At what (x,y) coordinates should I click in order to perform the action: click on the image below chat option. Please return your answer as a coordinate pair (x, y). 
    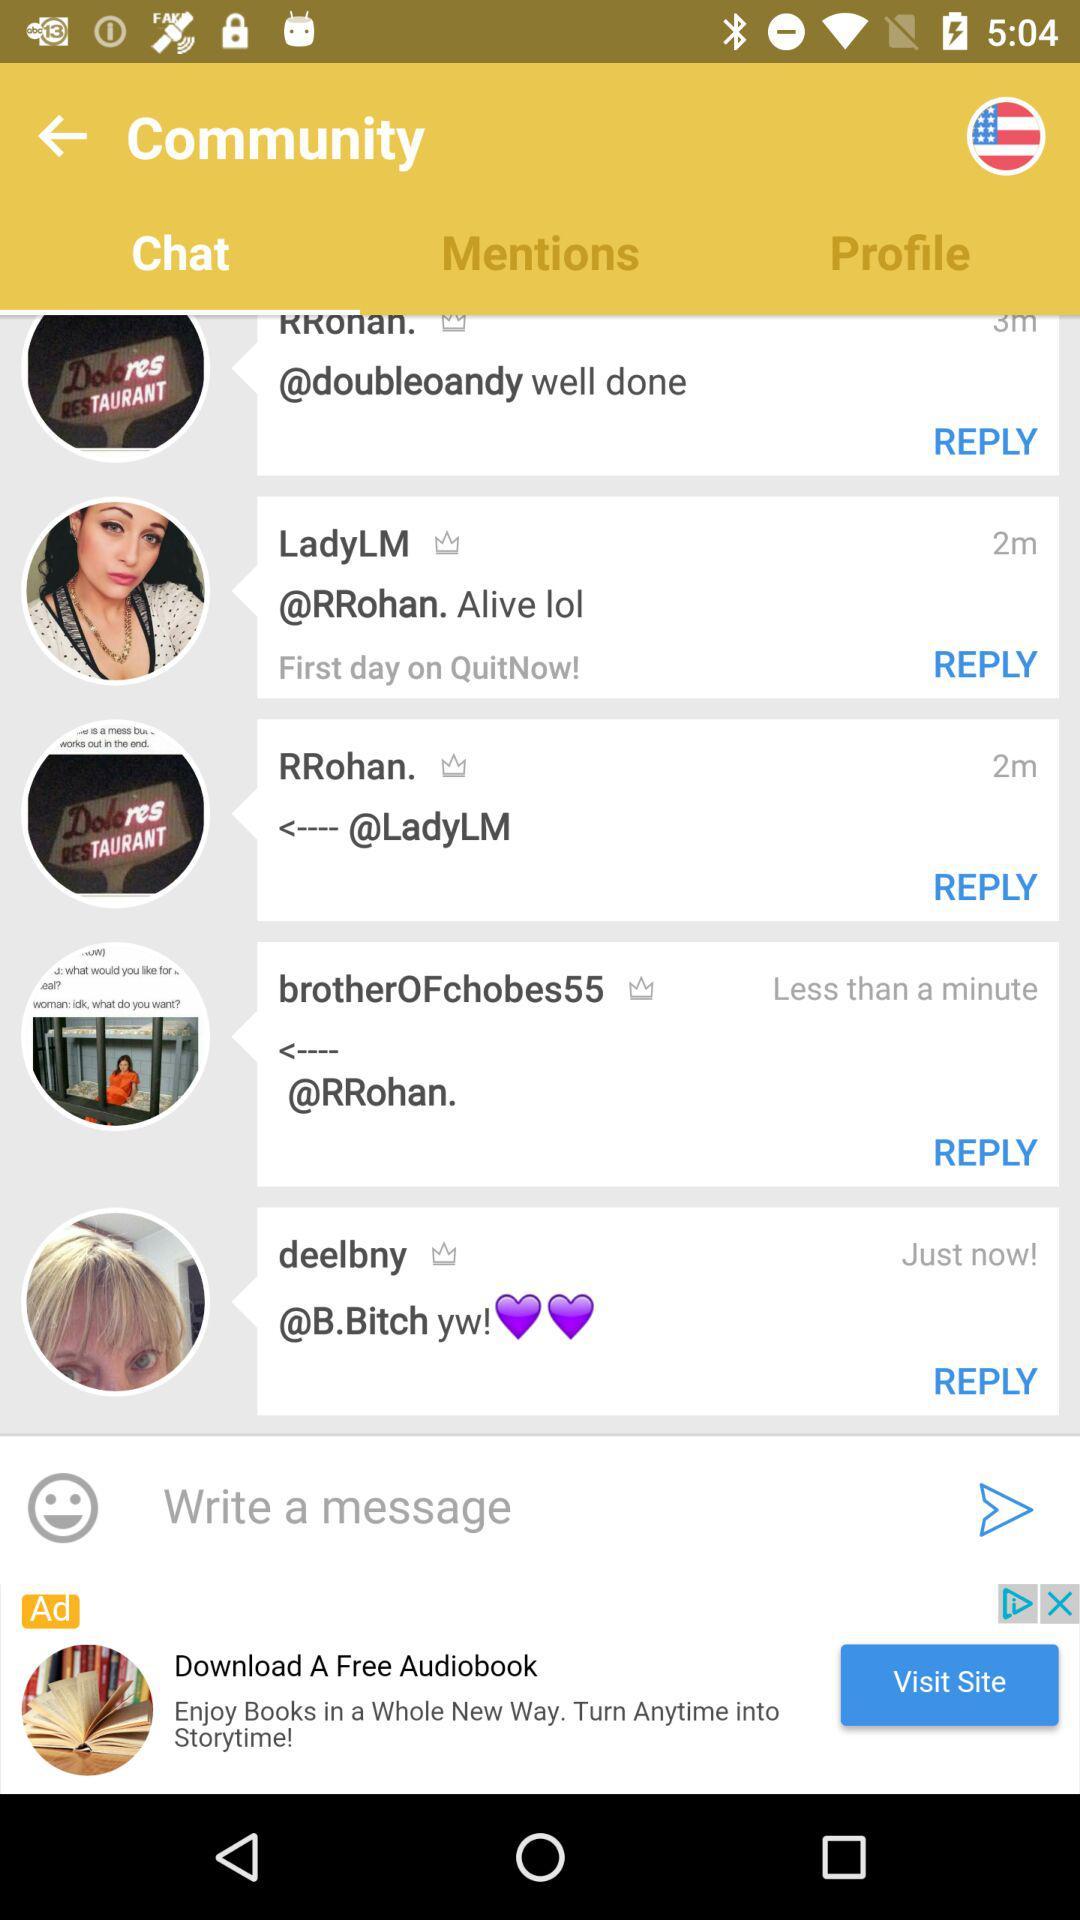
    Looking at the image, I should click on (115, 388).